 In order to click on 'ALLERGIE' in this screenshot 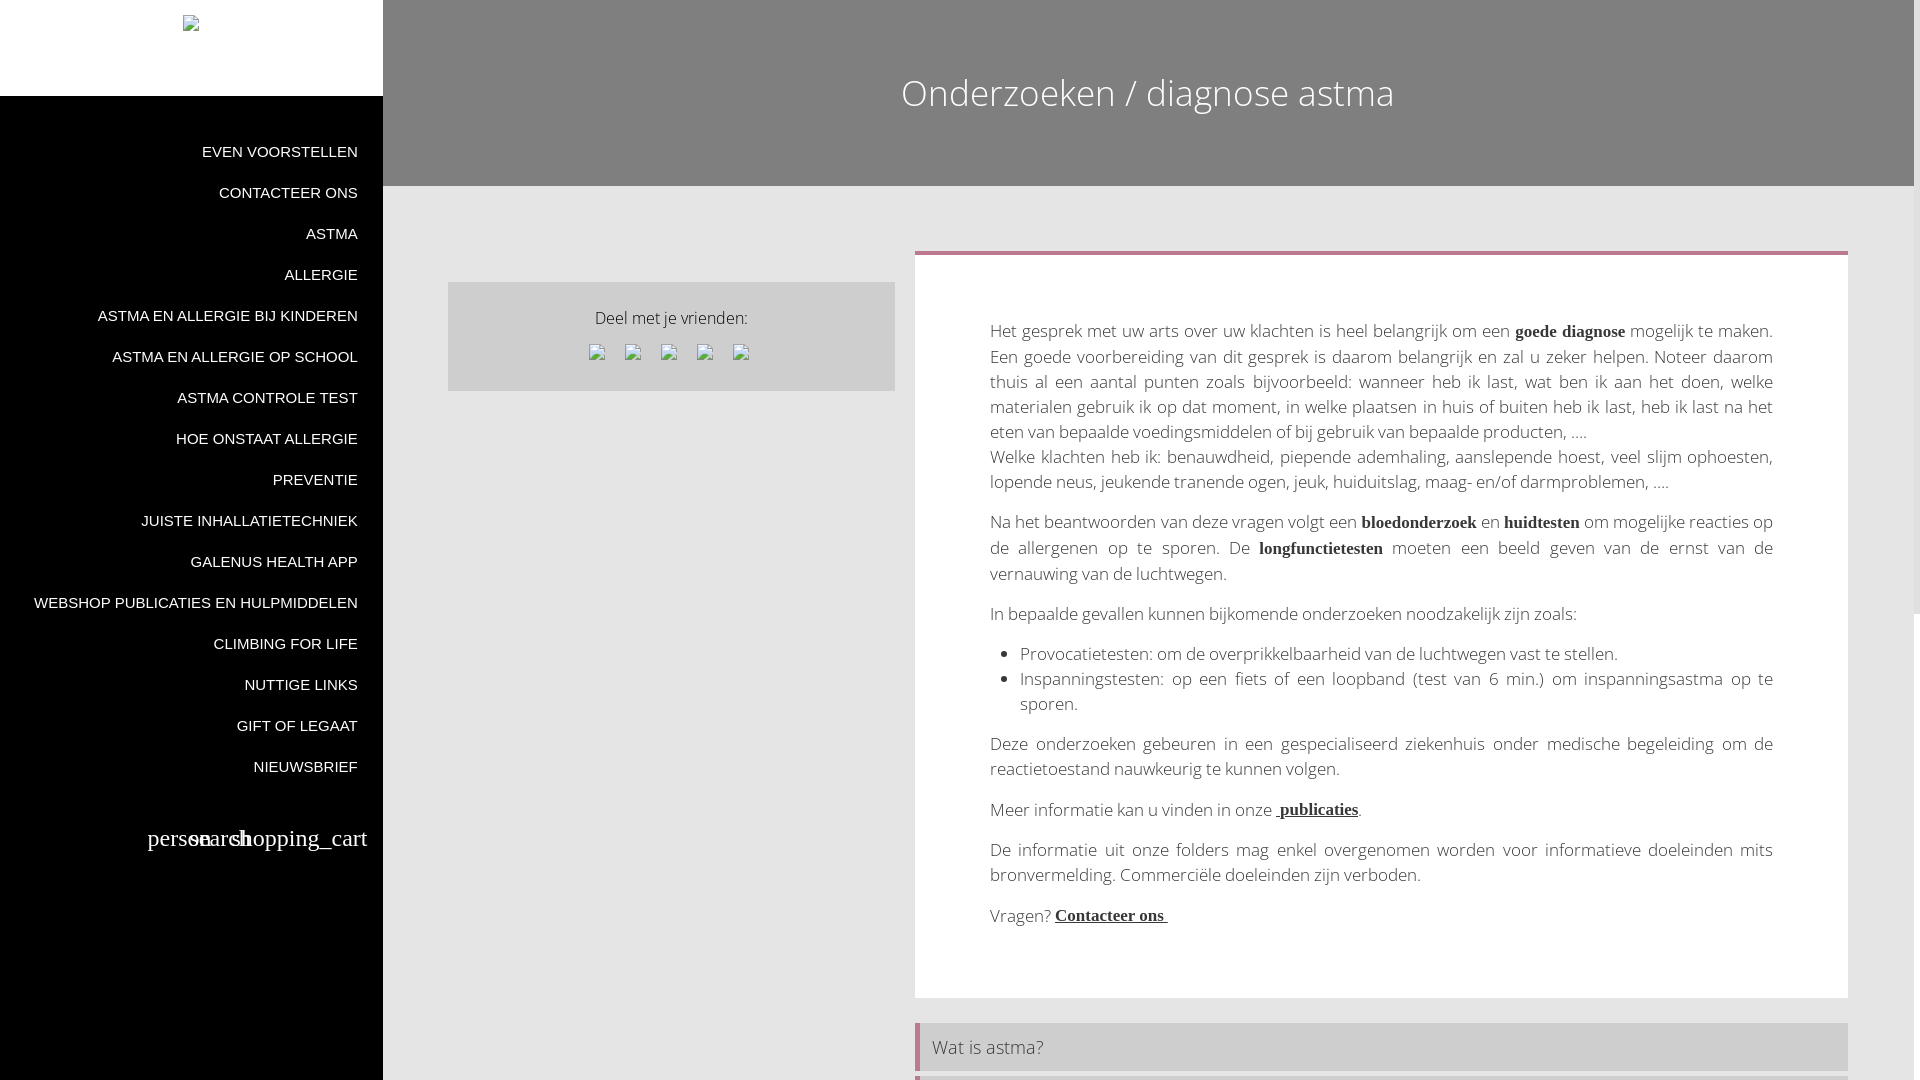, I will do `click(191, 274)`.